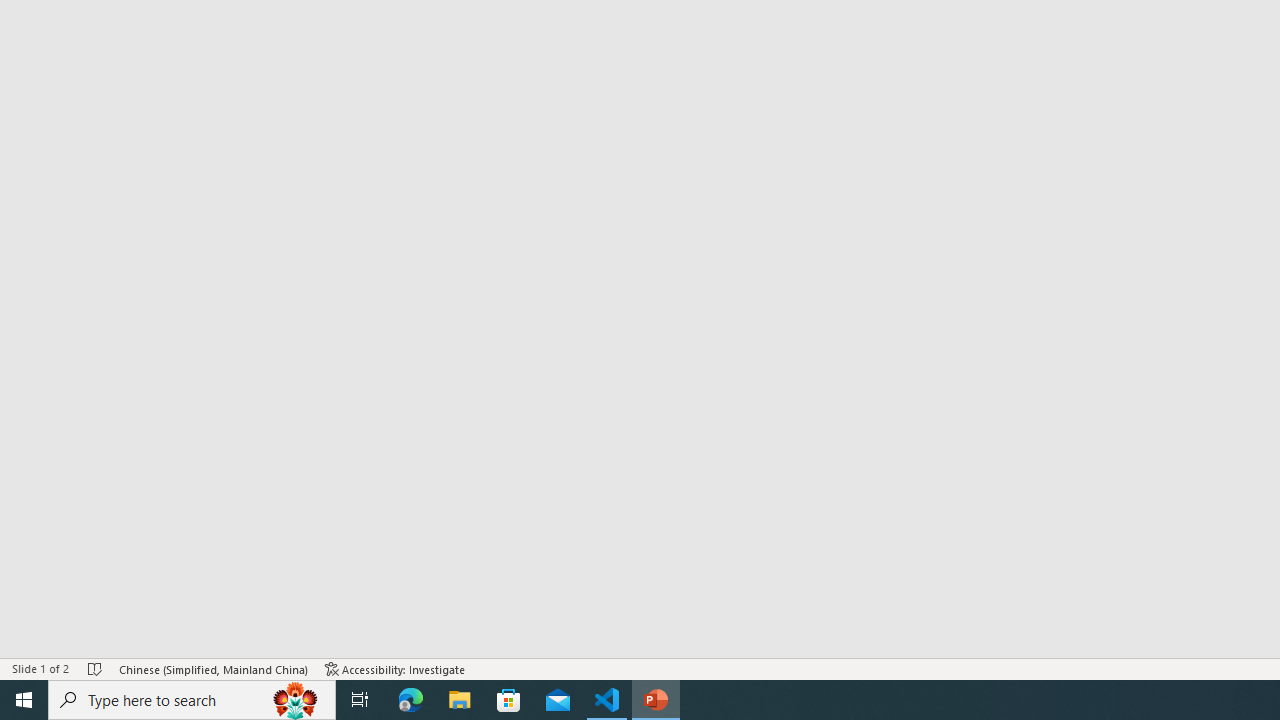 This screenshot has height=720, width=1280. Describe the element at coordinates (410, 698) in the screenshot. I see `'Microsoft Edge'` at that location.